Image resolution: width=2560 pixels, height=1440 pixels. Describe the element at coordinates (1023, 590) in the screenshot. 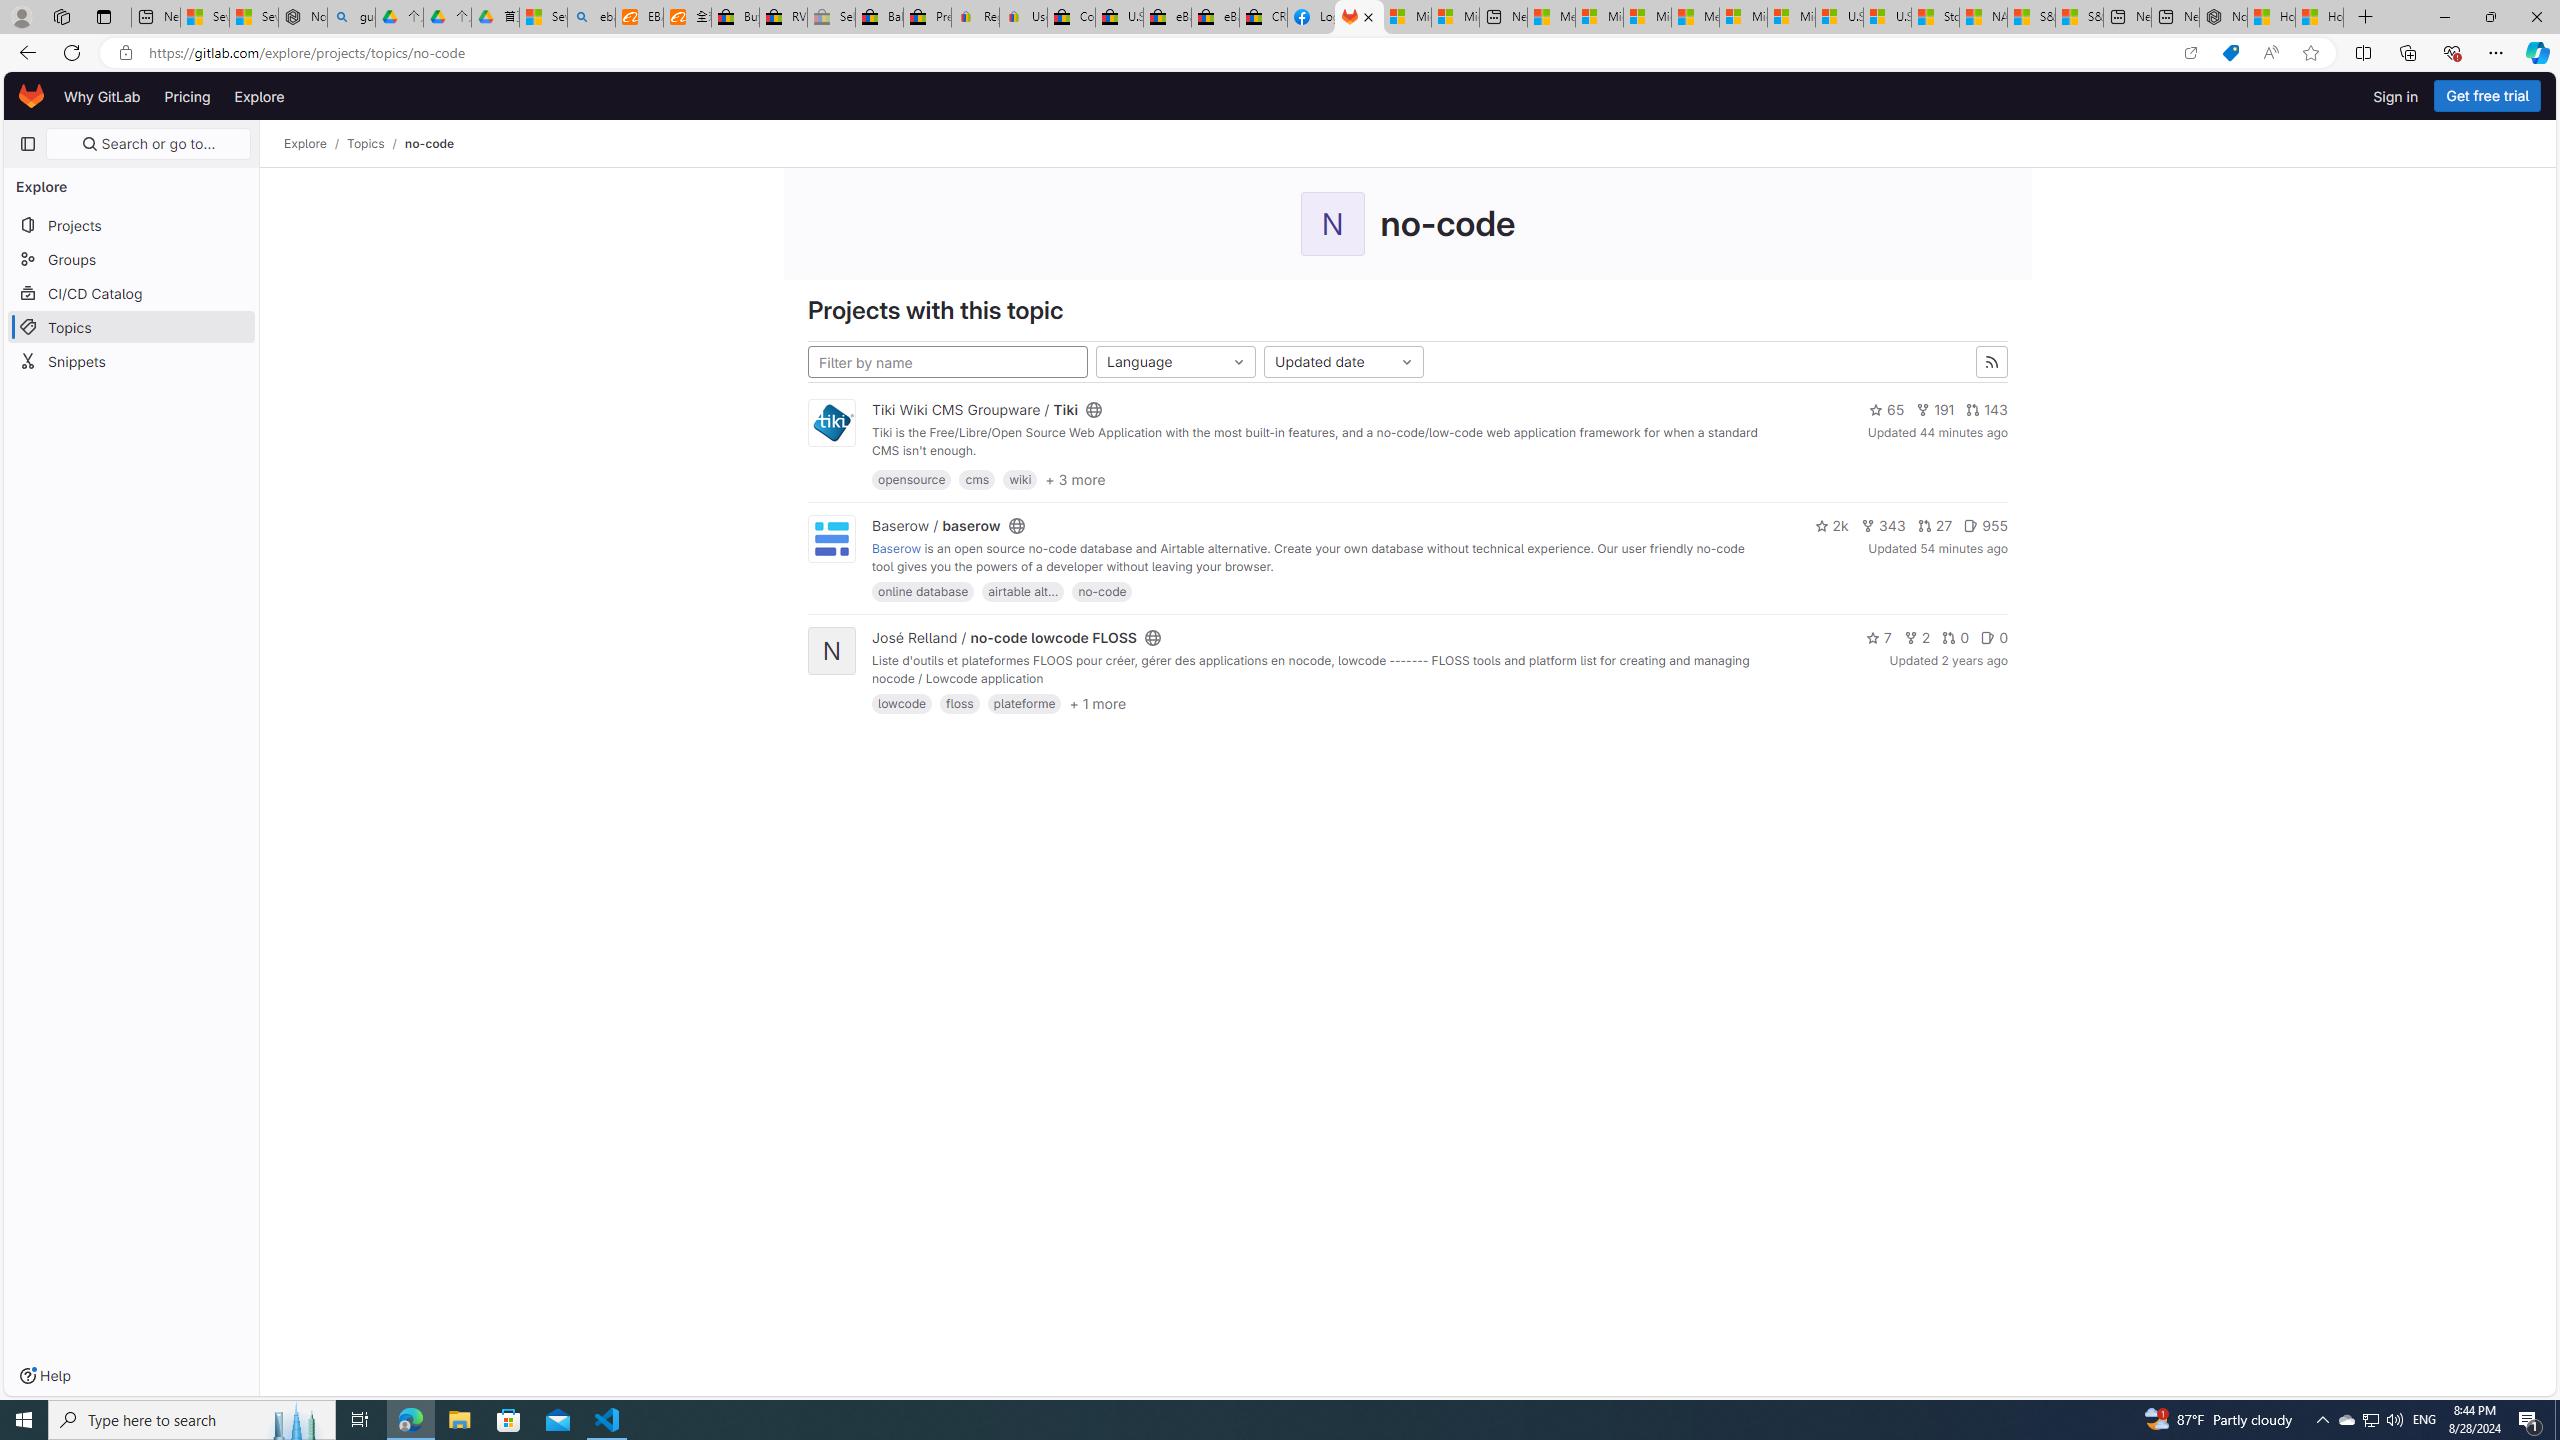

I see `'airtable alt...'` at that location.